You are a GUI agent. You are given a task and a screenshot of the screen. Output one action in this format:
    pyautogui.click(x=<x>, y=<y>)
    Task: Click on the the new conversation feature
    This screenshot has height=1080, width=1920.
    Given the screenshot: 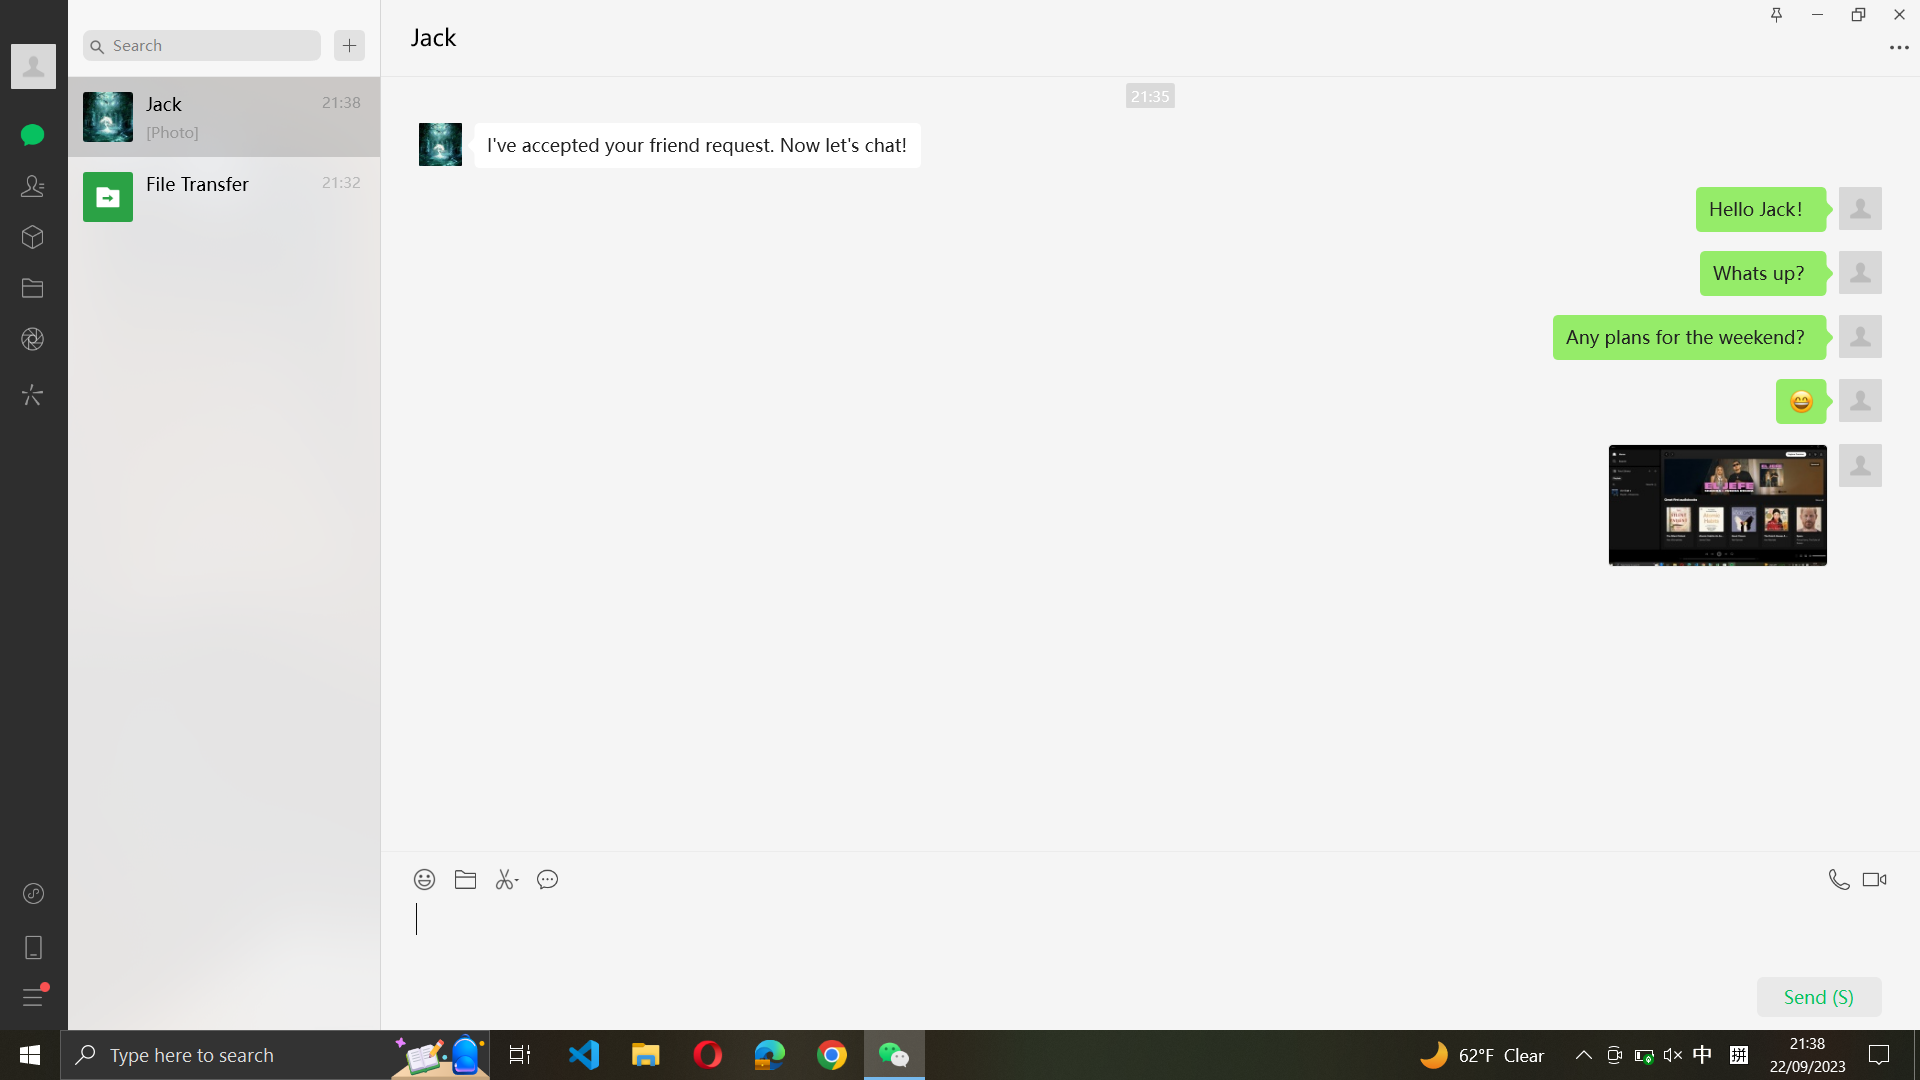 What is the action you would take?
    pyautogui.click(x=349, y=45)
    